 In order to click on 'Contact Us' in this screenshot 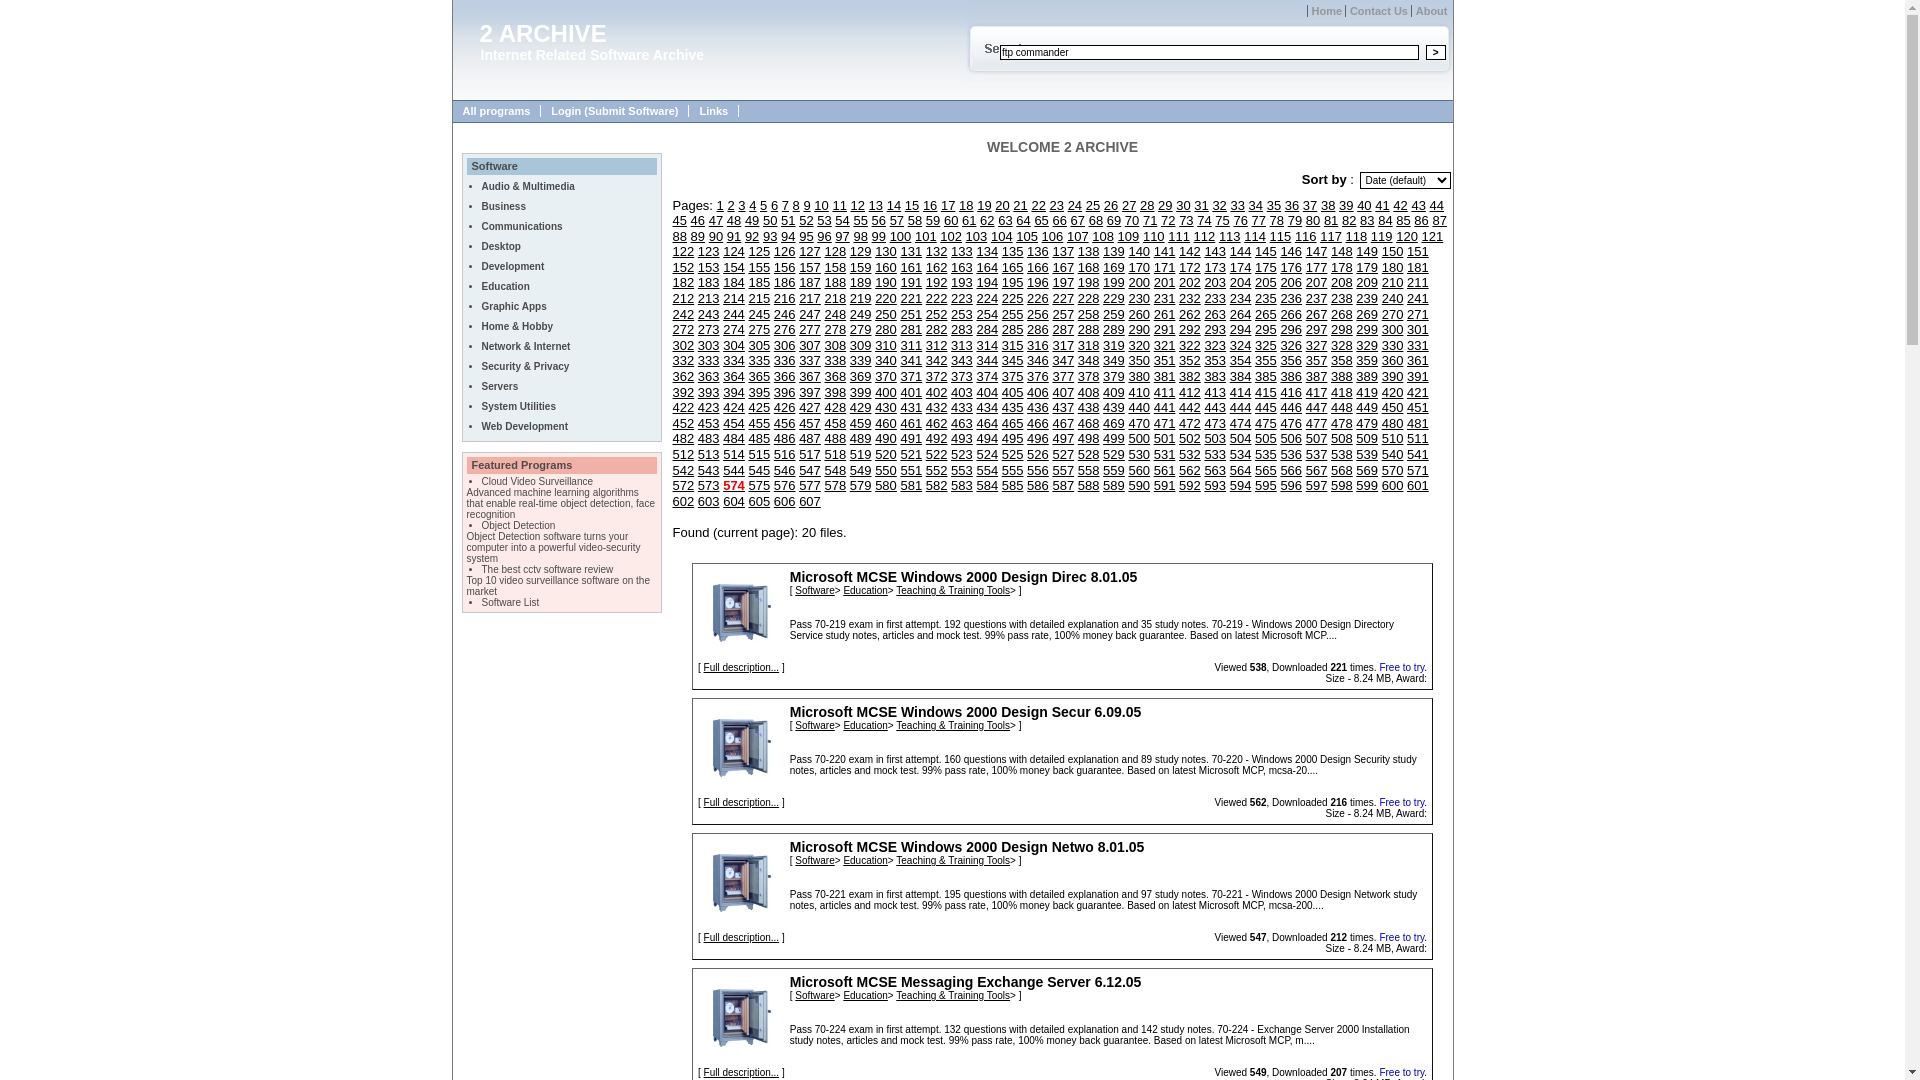, I will do `click(1375, 11)`.